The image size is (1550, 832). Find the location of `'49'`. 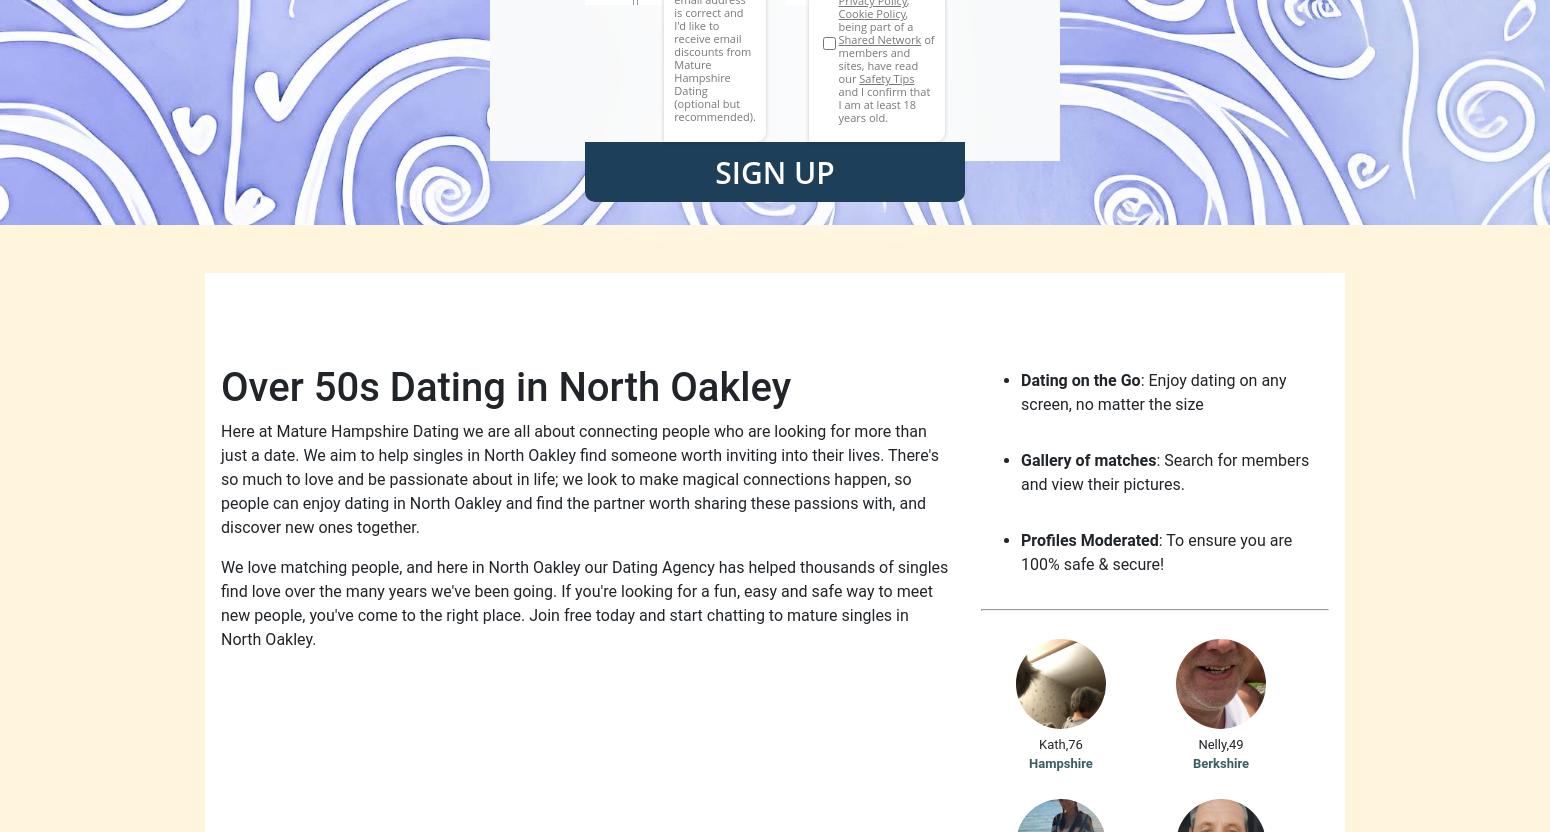

'49' is located at coordinates (1235, 743).